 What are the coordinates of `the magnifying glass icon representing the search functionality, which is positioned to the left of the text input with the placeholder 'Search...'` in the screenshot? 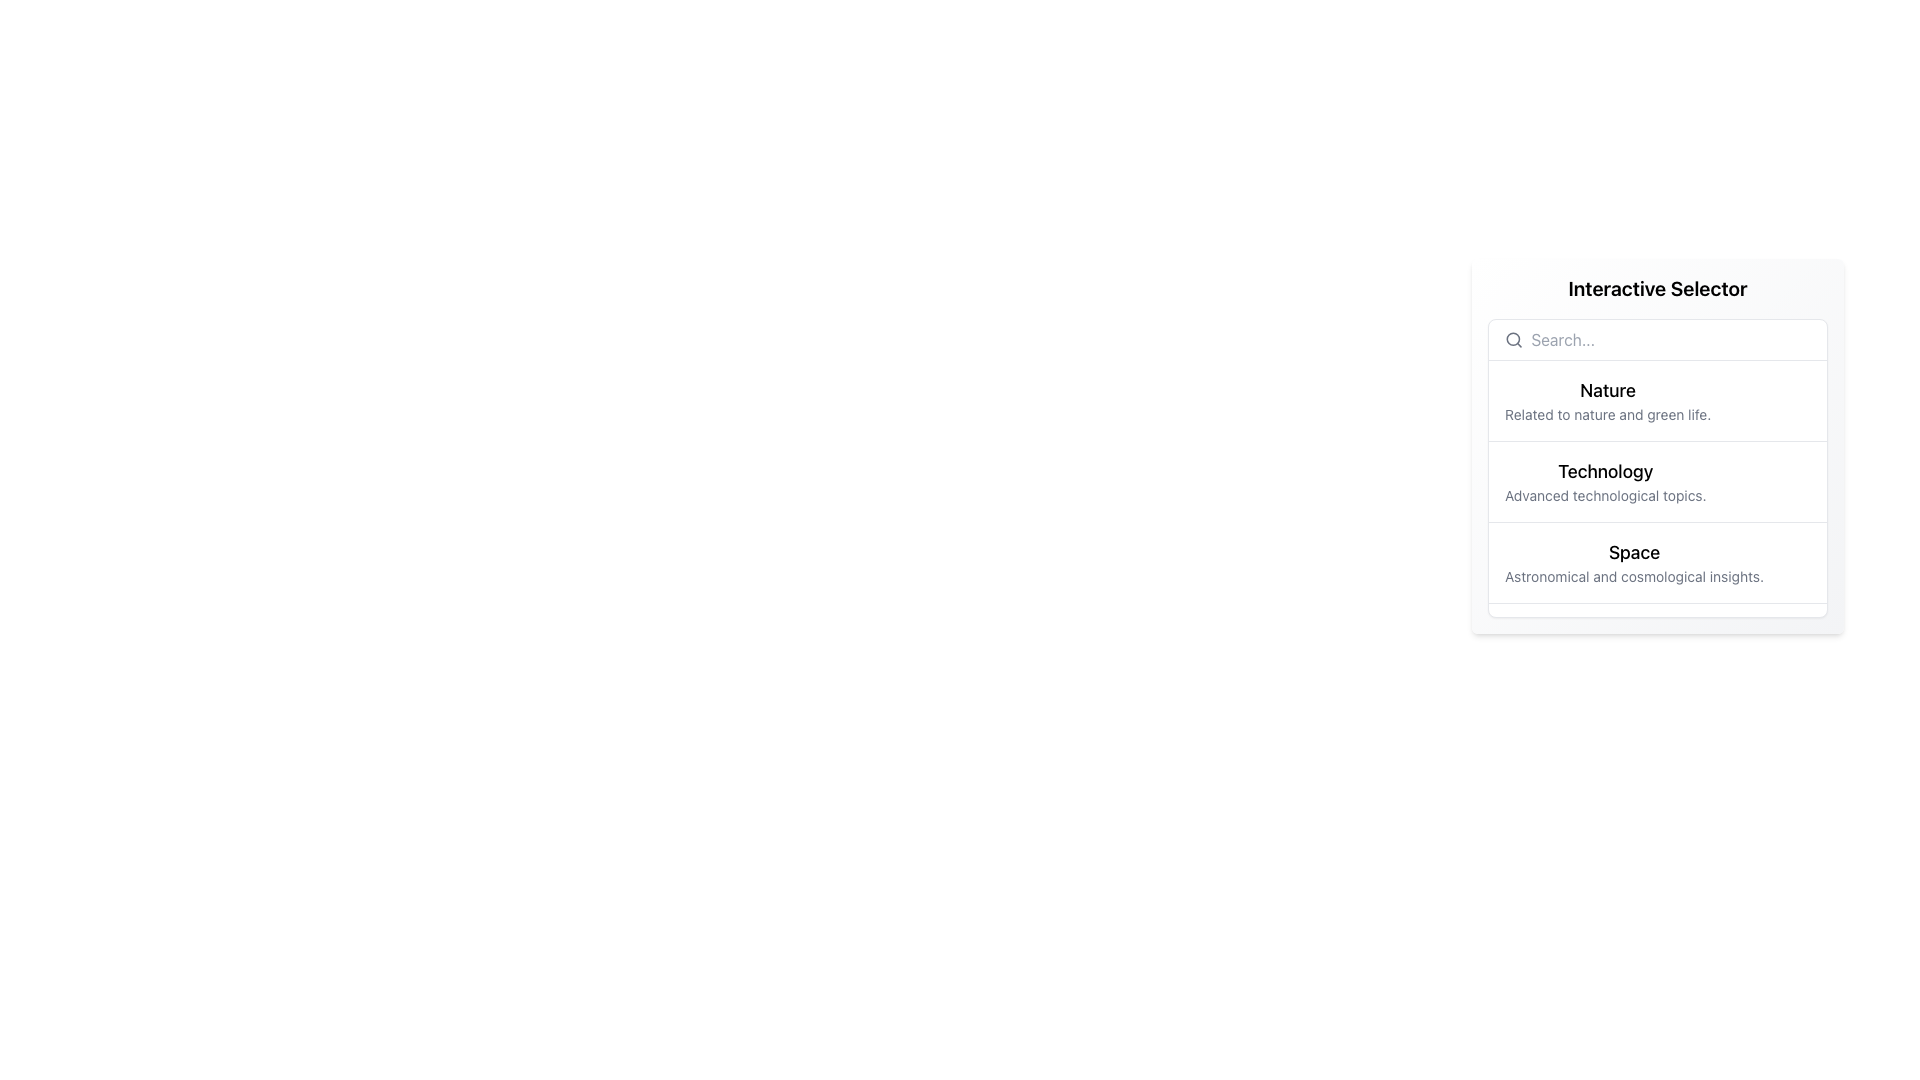 It's located at (1514, 338).